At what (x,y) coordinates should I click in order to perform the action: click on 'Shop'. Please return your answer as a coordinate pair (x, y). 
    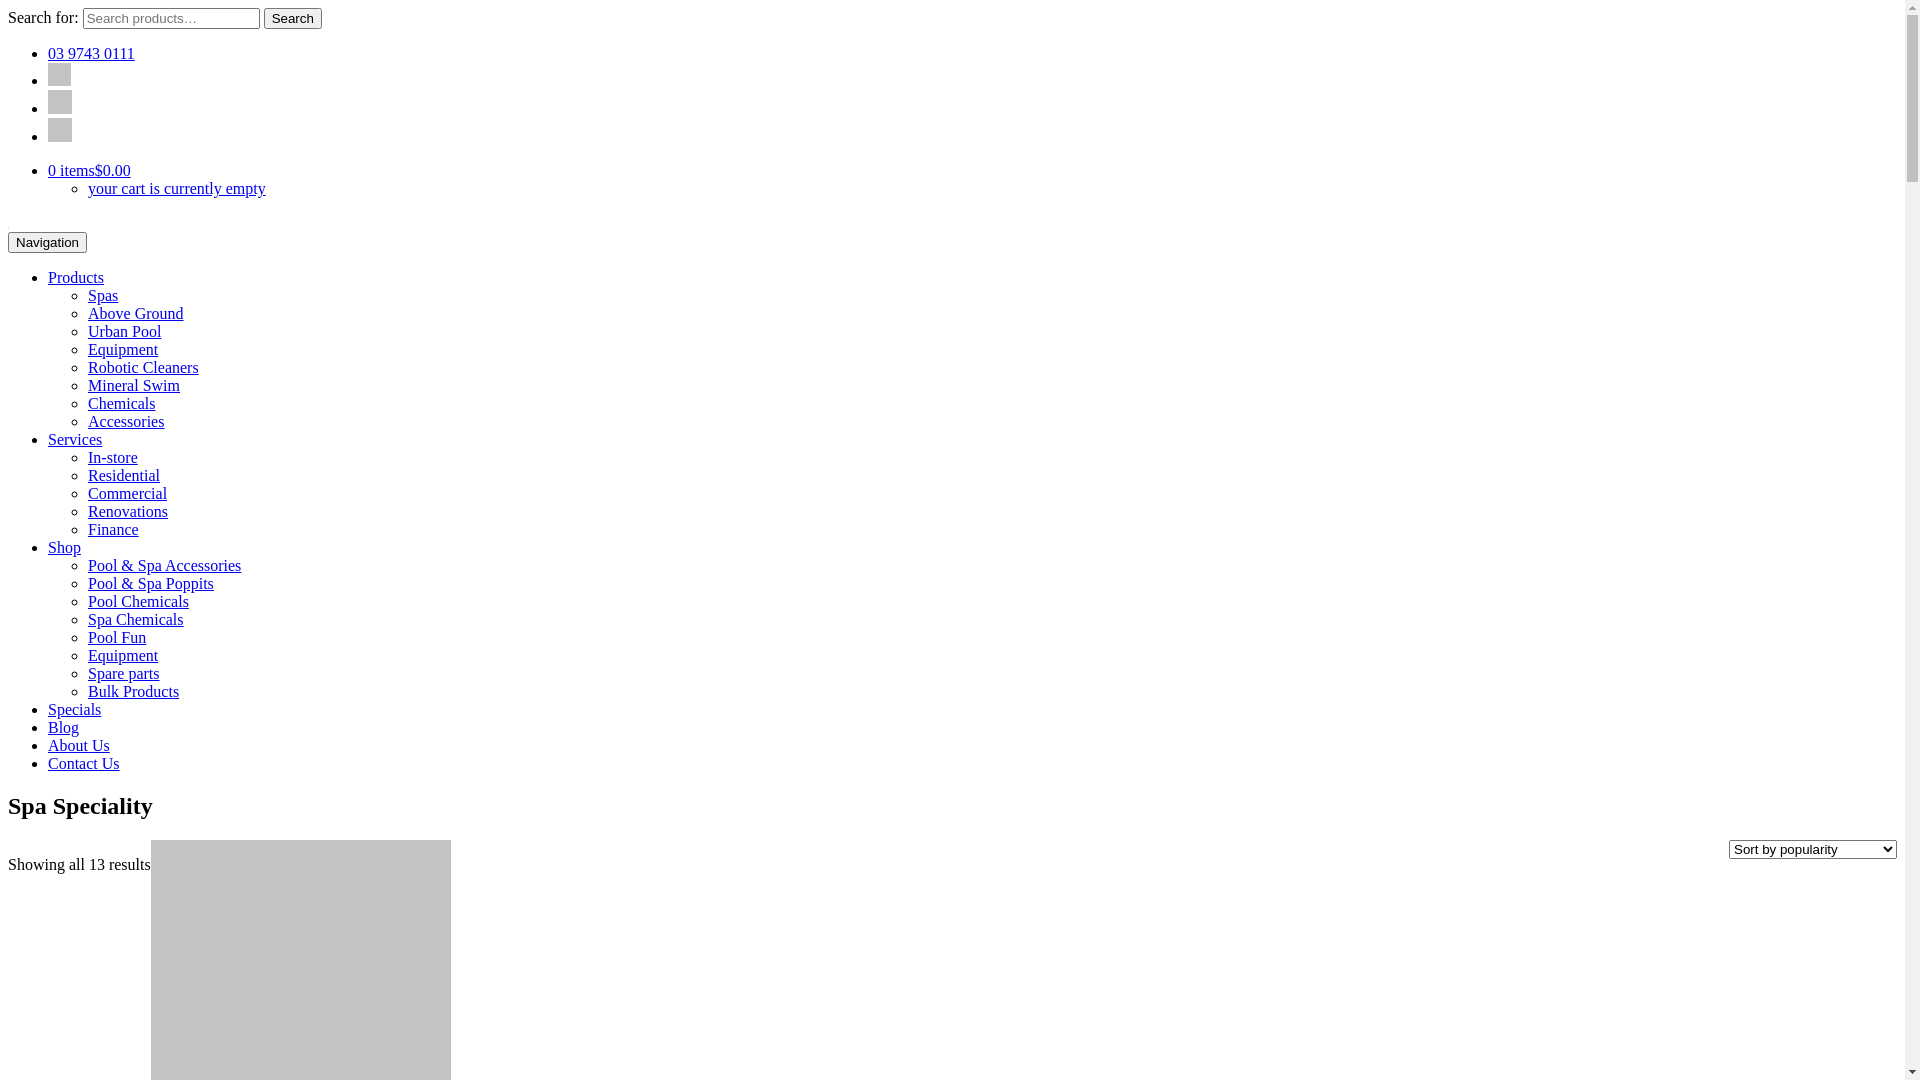
    Looking at the image, I should click on (64, 547).